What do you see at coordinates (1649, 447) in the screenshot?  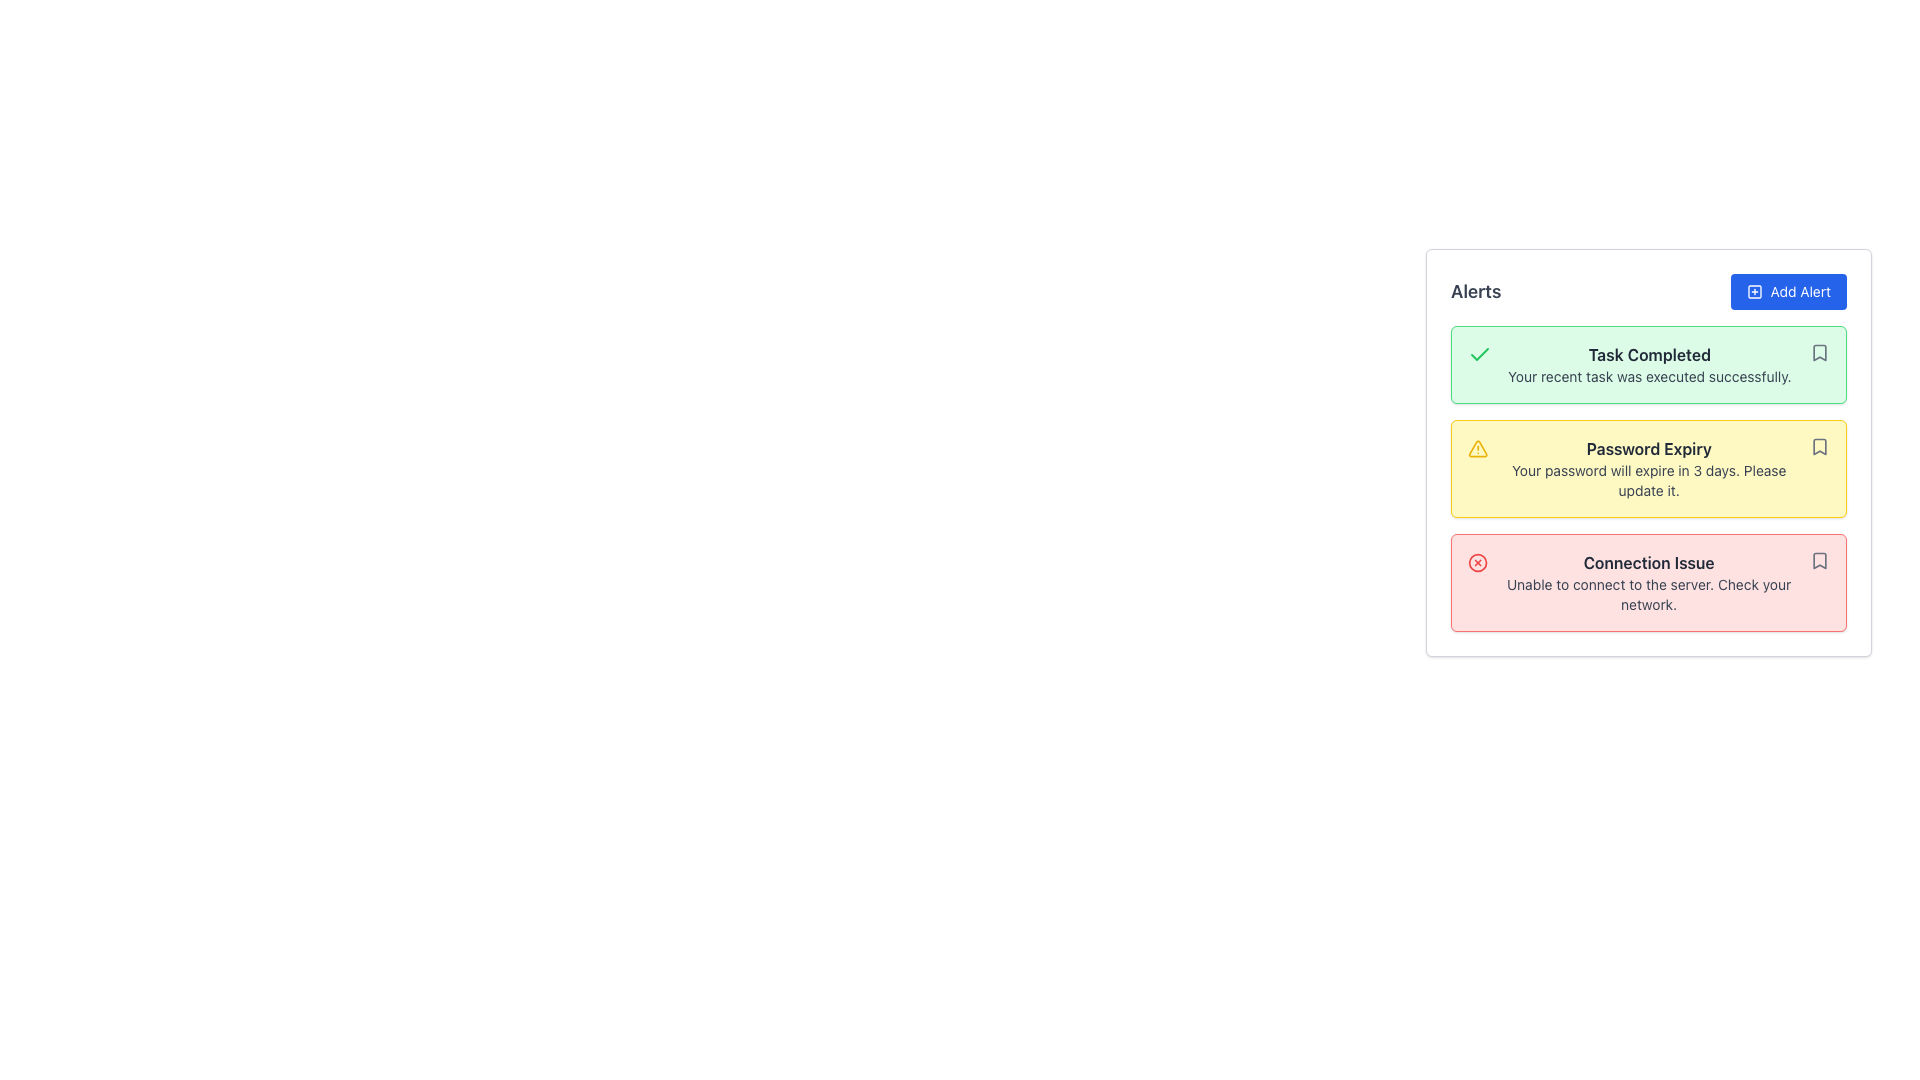 I see `text from the heading label that indicates a warning about password expiration, located in the middle section of the warning alert box` at bounding box center [1649, 447].